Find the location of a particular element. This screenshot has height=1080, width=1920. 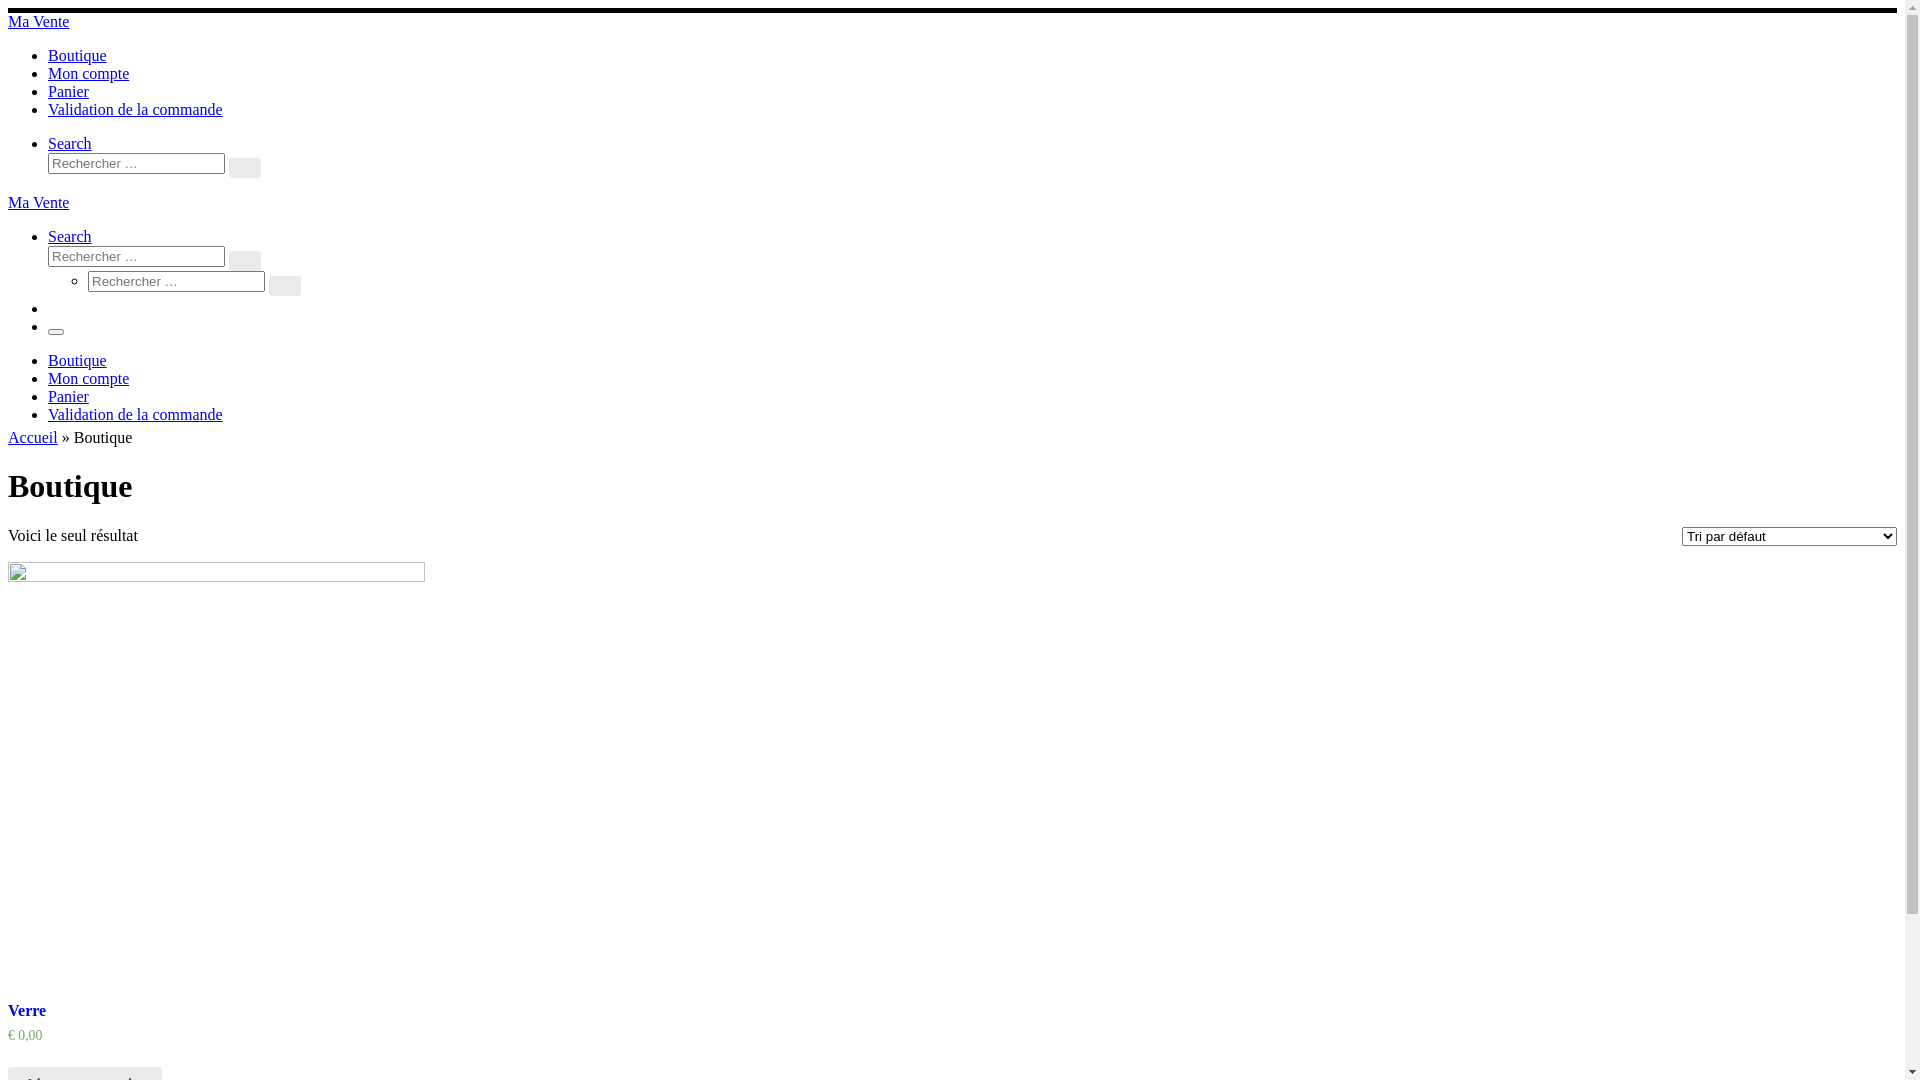

'Accueil' is located at coordinates (33, 436).